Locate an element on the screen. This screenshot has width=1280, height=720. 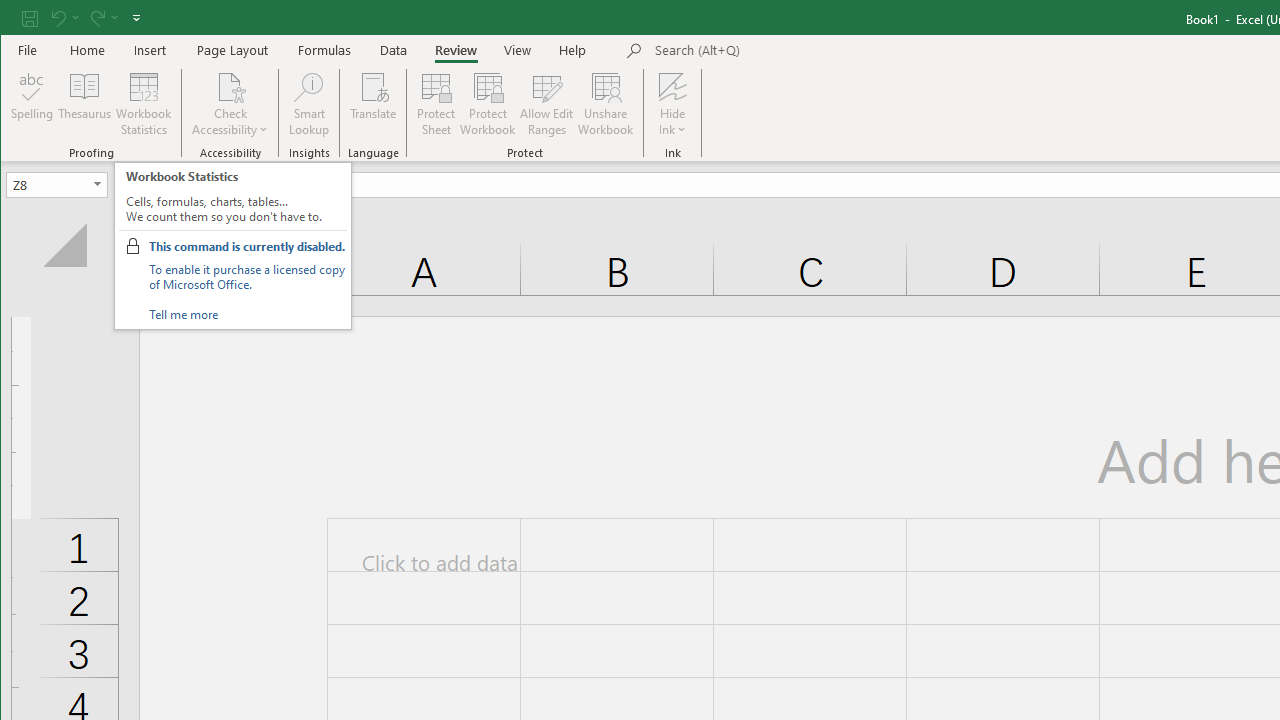
'Name Box' is located at coordinates (56, 185).